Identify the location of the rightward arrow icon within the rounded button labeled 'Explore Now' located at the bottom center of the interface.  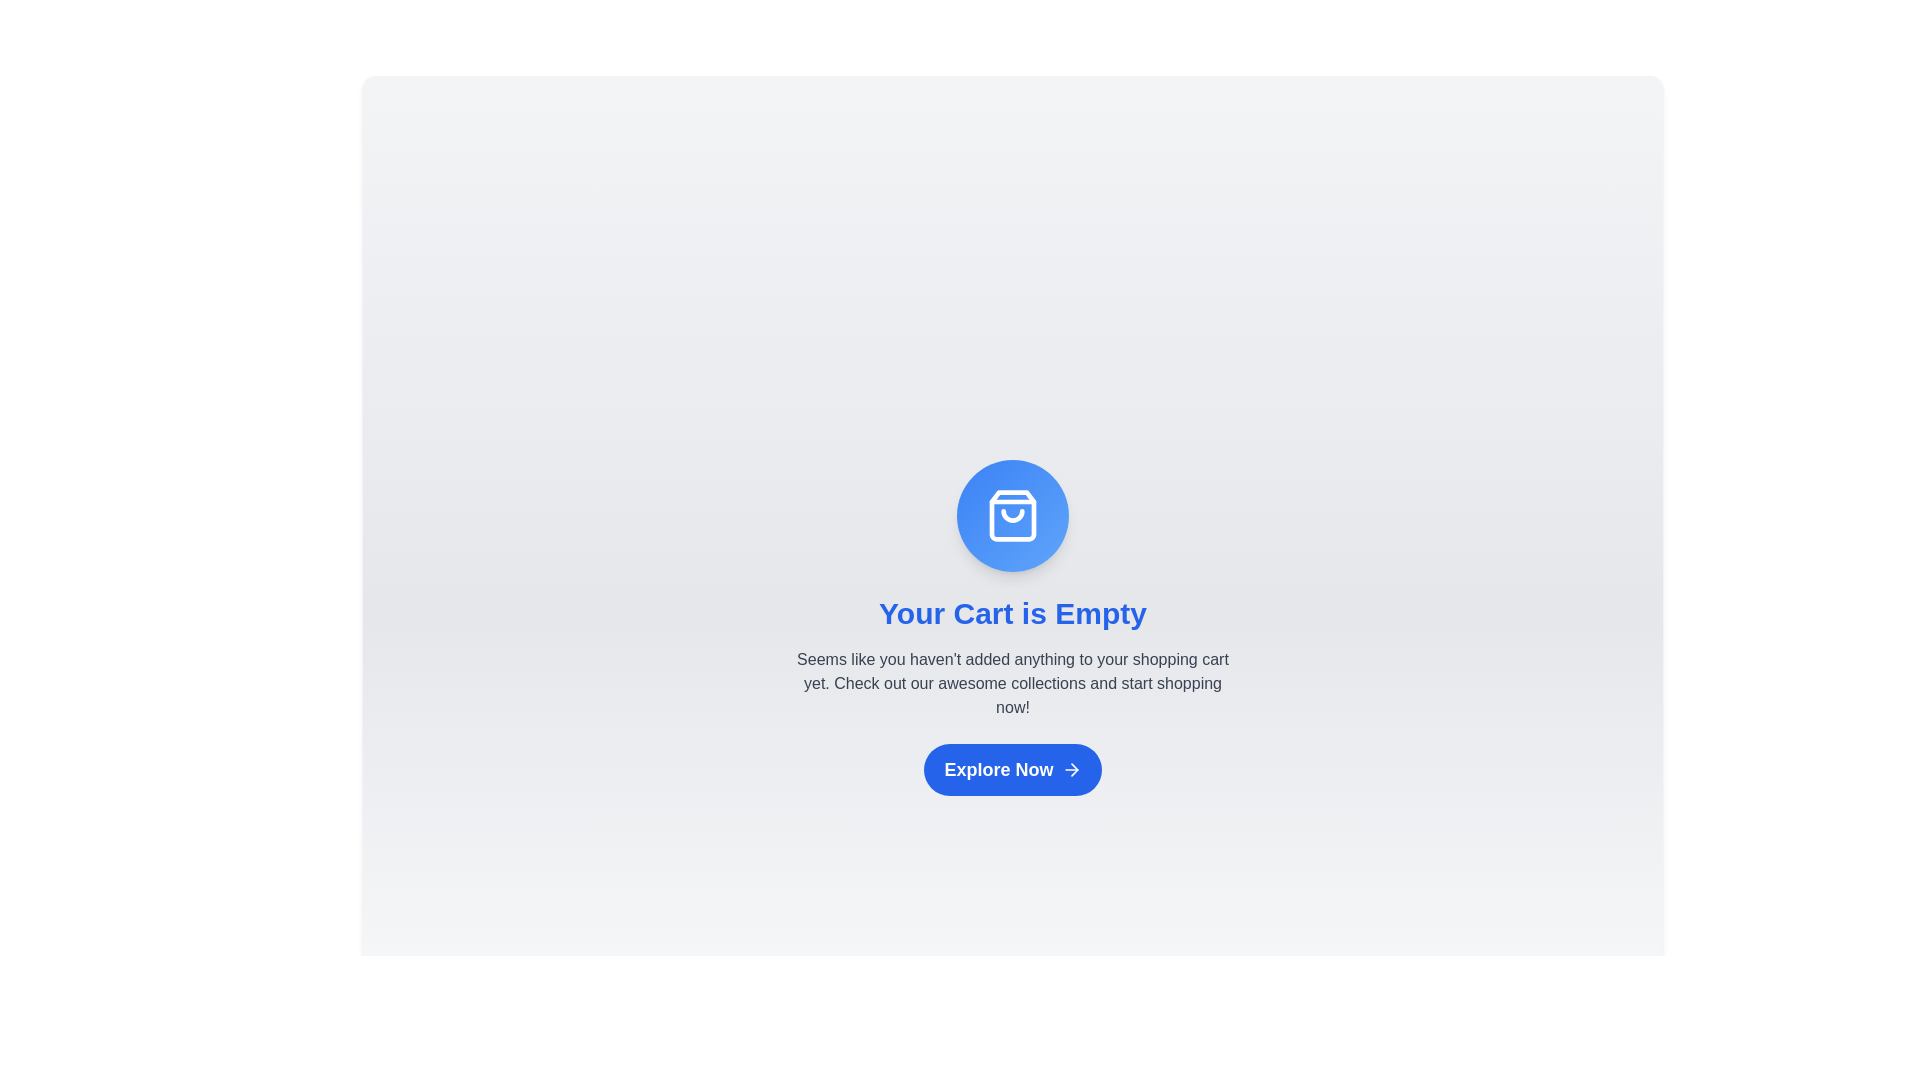
(1070, 769).